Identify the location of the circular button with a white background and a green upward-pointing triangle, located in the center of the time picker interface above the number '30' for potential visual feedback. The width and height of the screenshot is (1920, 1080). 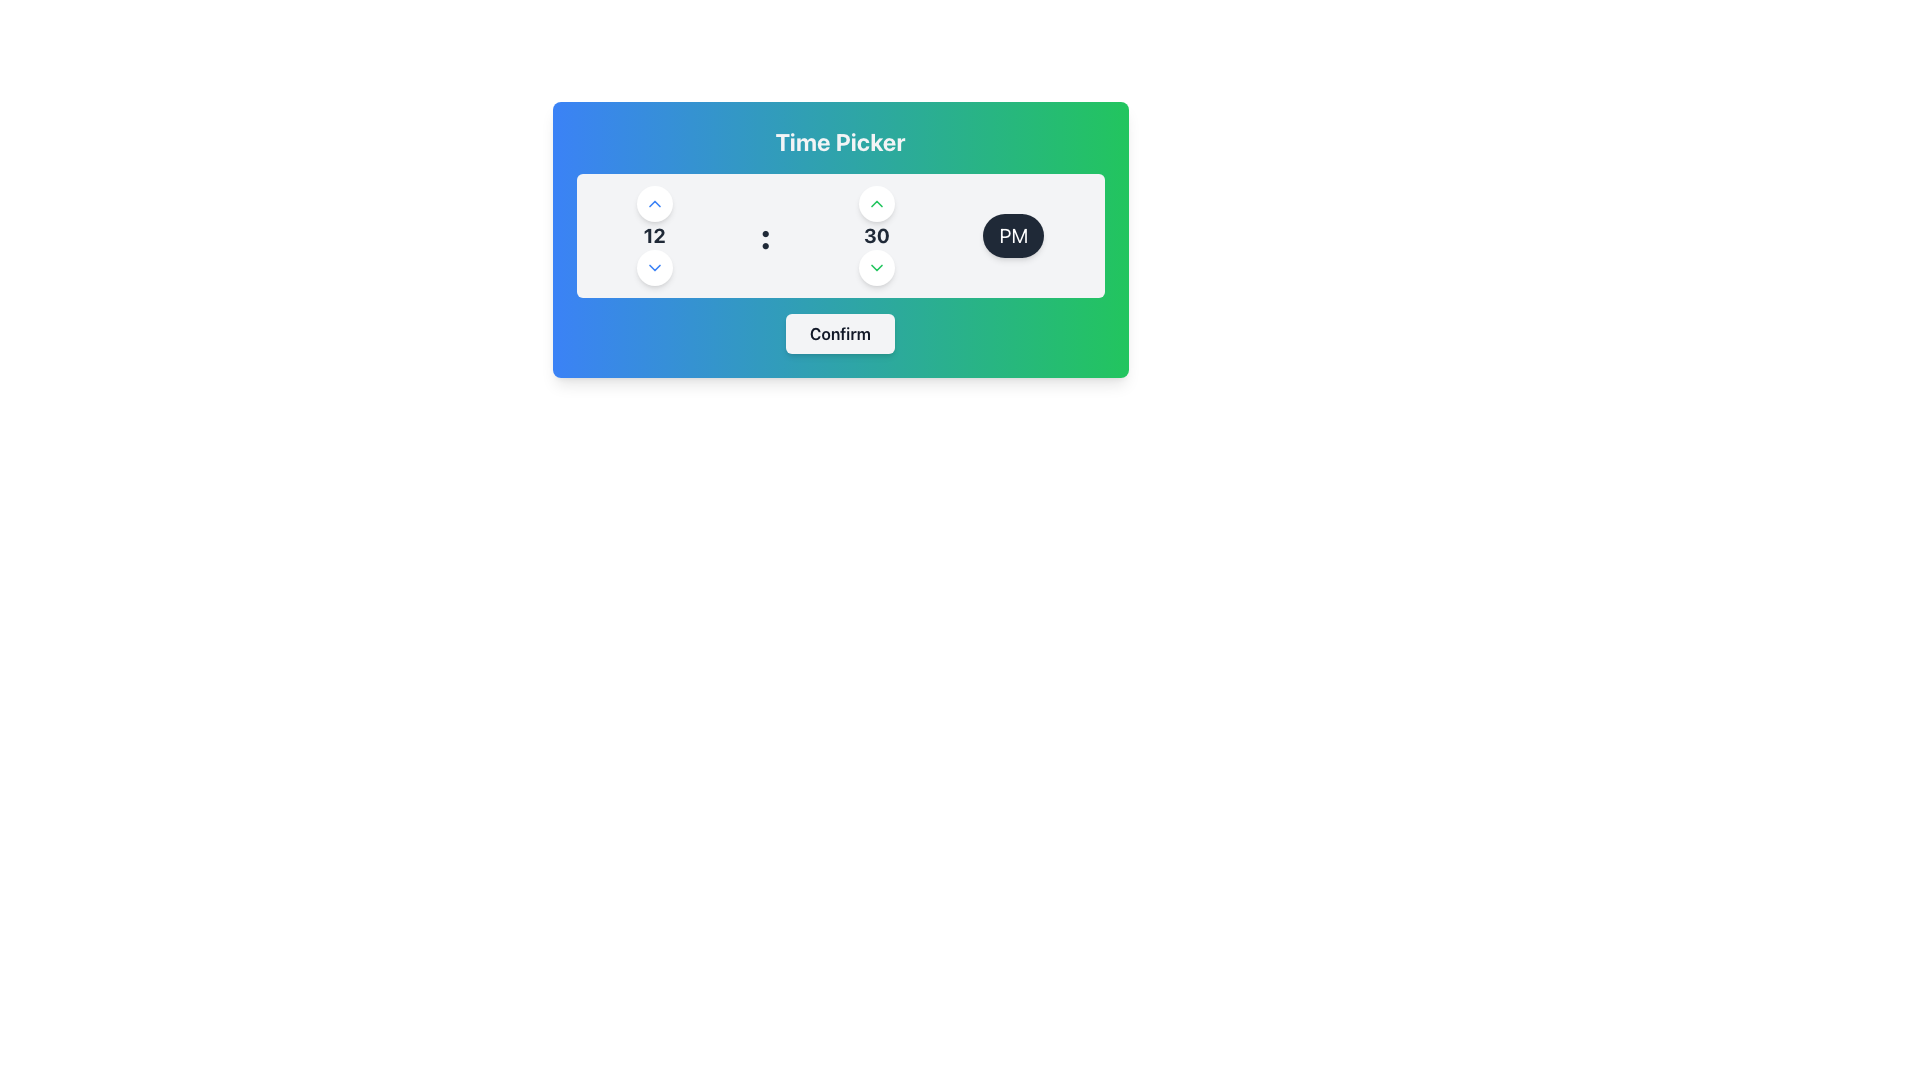
(877, 204).